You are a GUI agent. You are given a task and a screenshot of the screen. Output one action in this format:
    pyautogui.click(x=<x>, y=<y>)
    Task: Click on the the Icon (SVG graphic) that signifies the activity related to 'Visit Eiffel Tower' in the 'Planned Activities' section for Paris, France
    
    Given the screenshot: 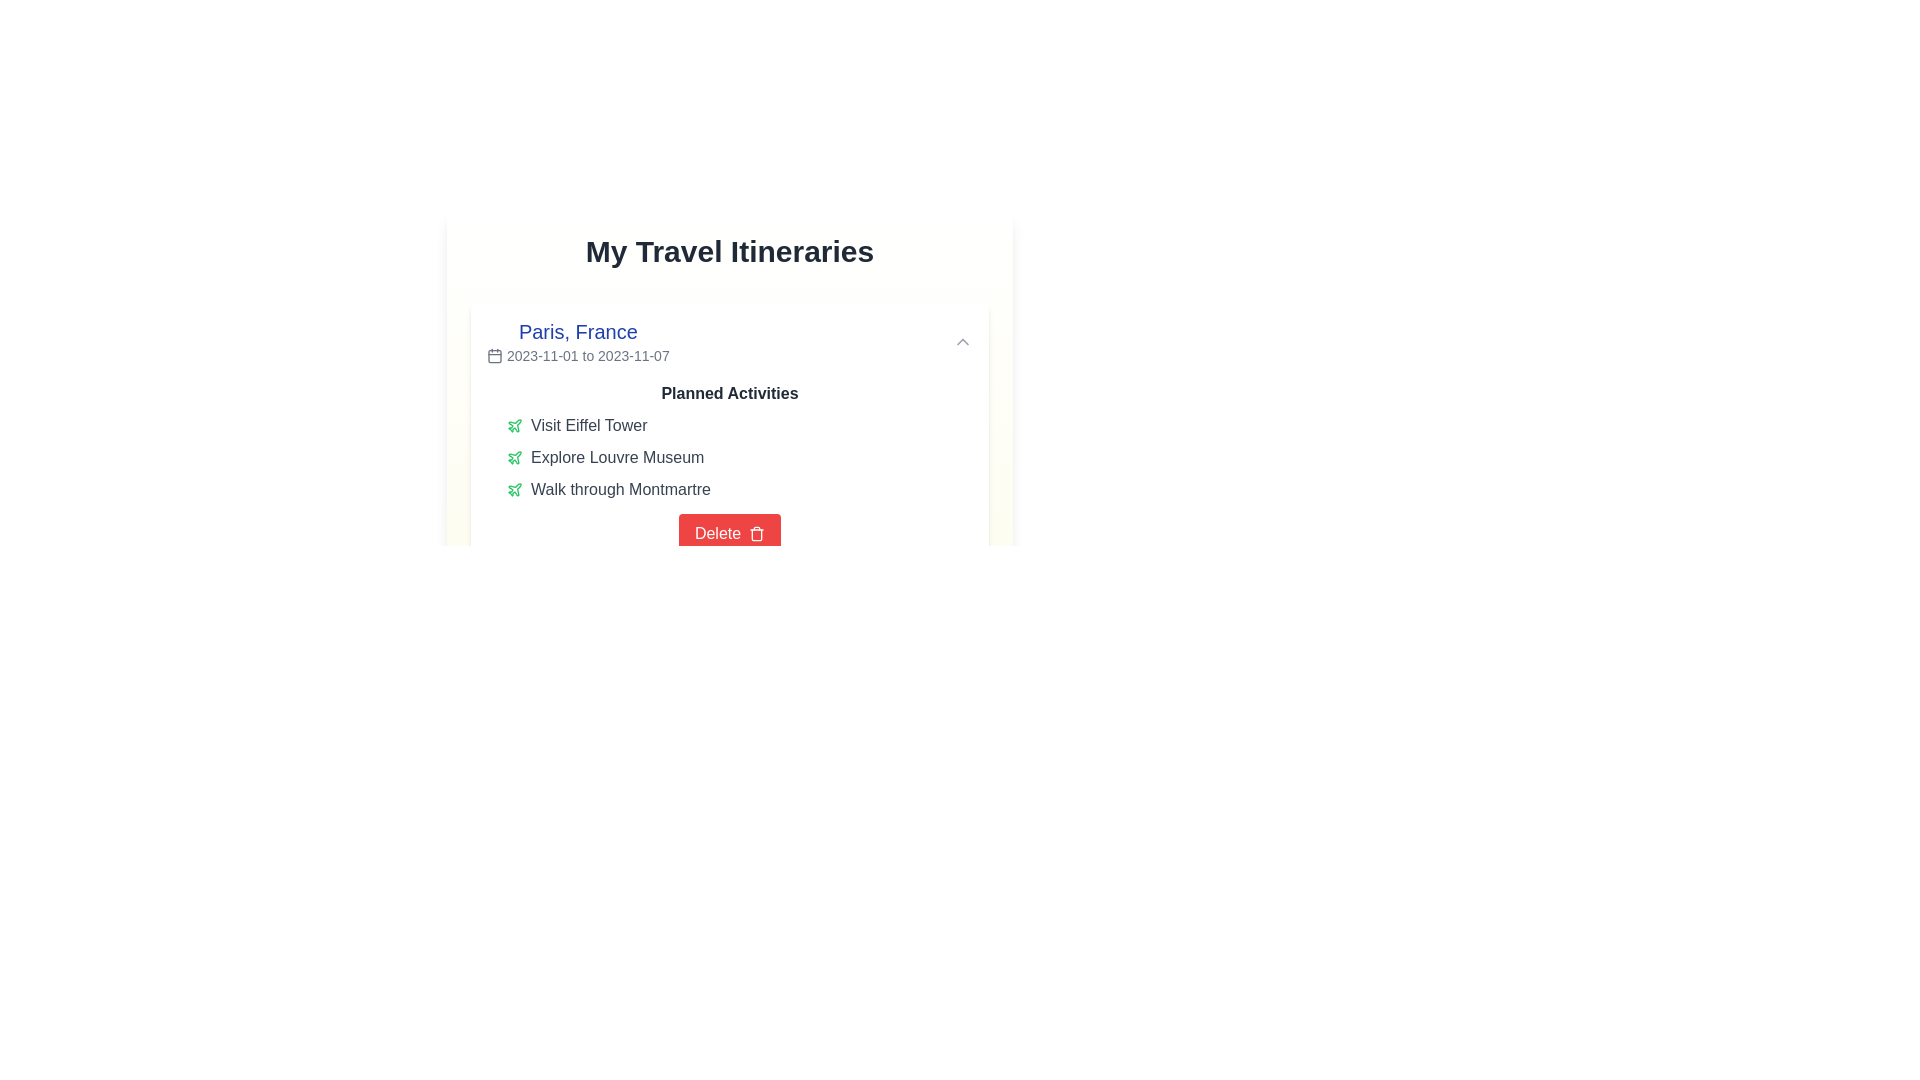 What is the action you would take?
    pyautogui.click(x=515, y=489)
    